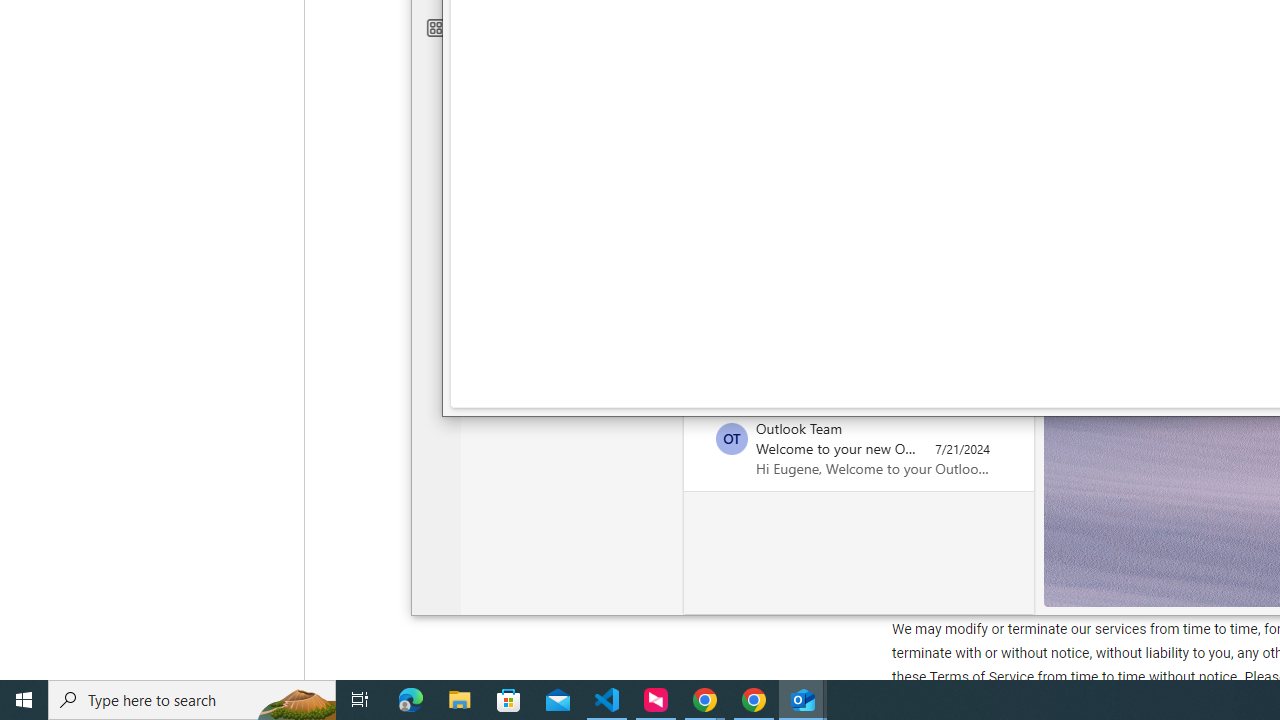 This screenshot has width=1280, height=720. I want to click on 'Task View', so click(359, 698).